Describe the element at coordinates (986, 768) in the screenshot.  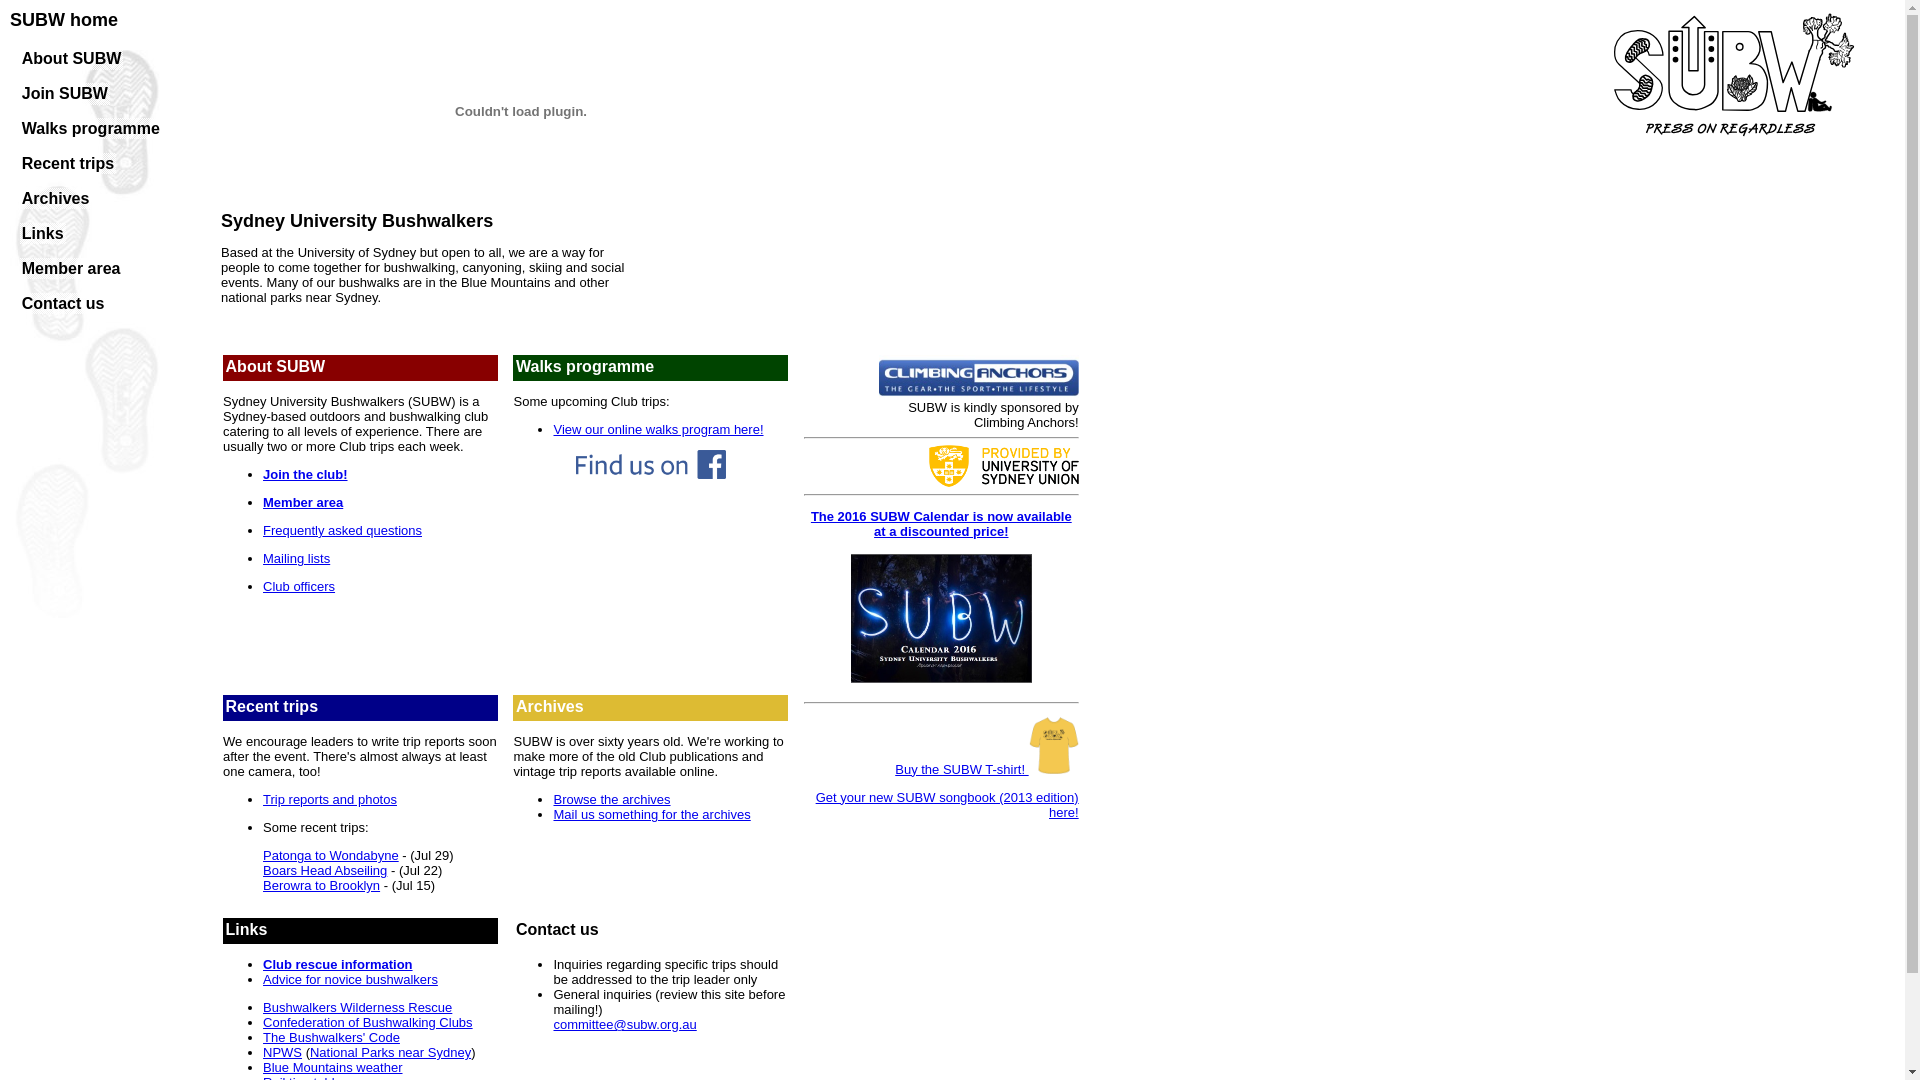
I see `'Buy the SUBW T-shirt!'` at that location.